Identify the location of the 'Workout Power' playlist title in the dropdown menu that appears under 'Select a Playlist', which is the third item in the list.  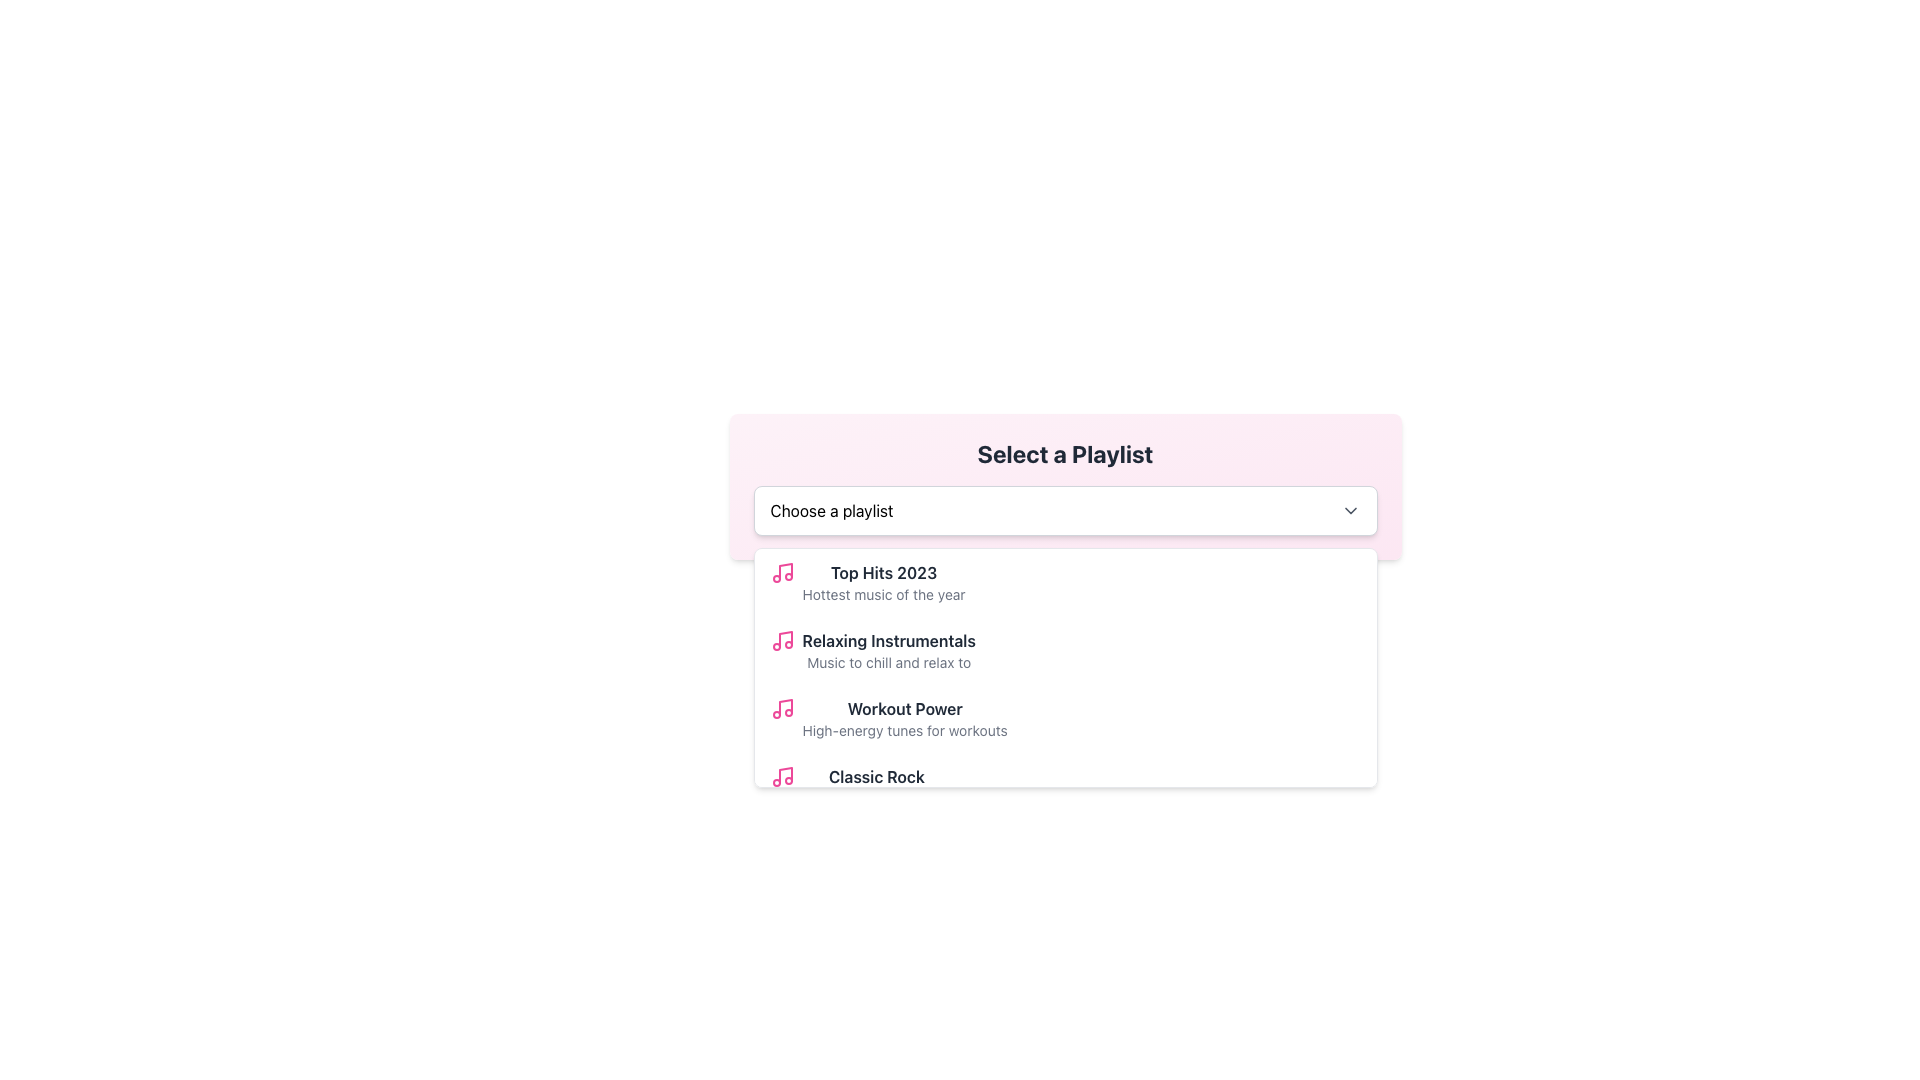
(904, 708).